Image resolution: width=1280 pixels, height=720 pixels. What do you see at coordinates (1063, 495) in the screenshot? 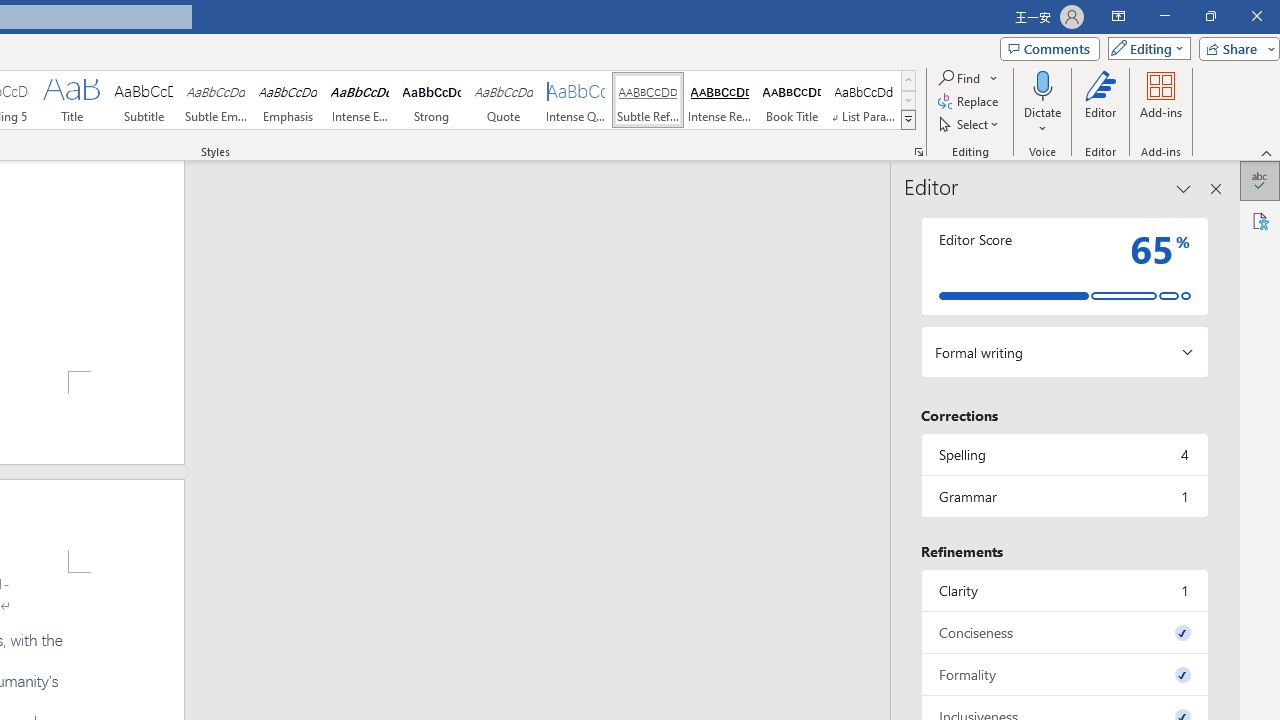
I see `'Grammar, 1 issue. Press space or enter to review items.'` at bounding box center [1063, 495].